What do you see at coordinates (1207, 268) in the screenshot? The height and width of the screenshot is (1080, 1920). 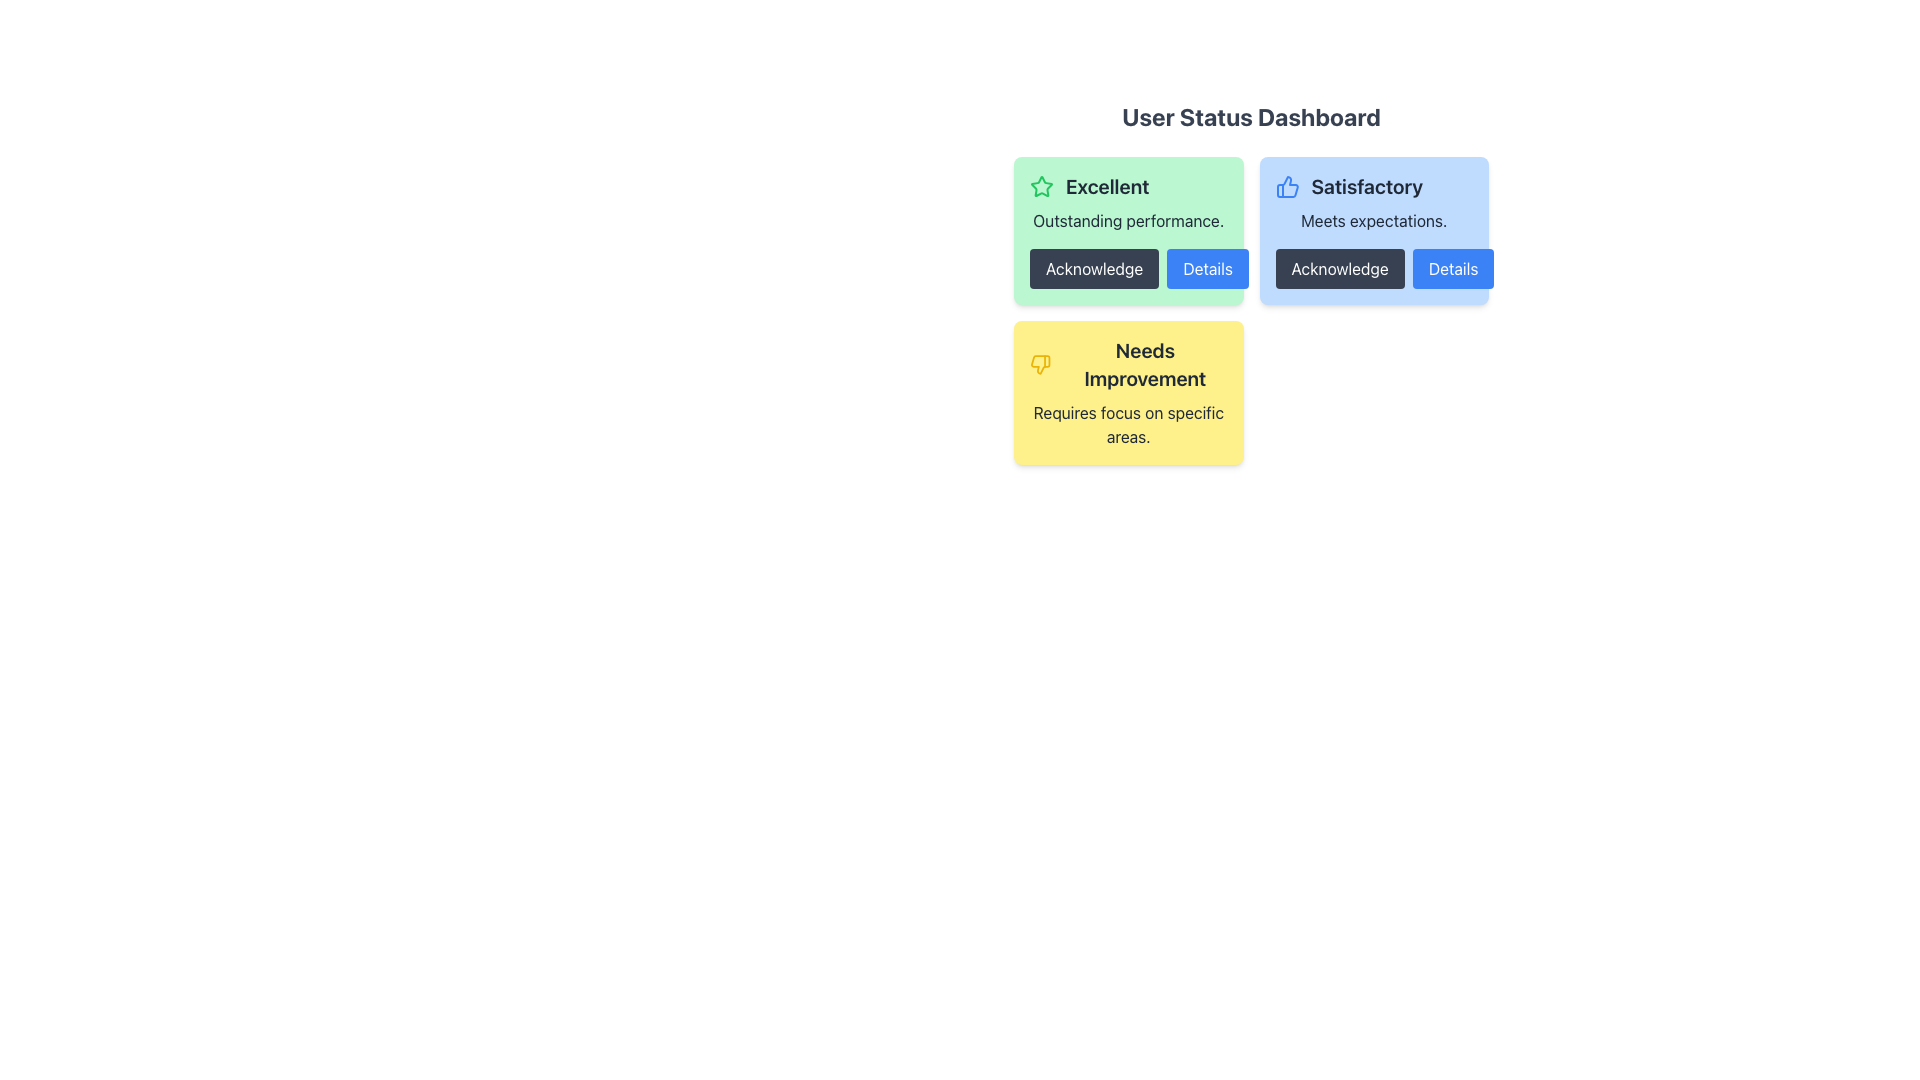 I see `the blue 'Details' button with white text, located to the right of the 'Acknowledge' button under the 'Excellent' section` at bounding box center [1207, 268].